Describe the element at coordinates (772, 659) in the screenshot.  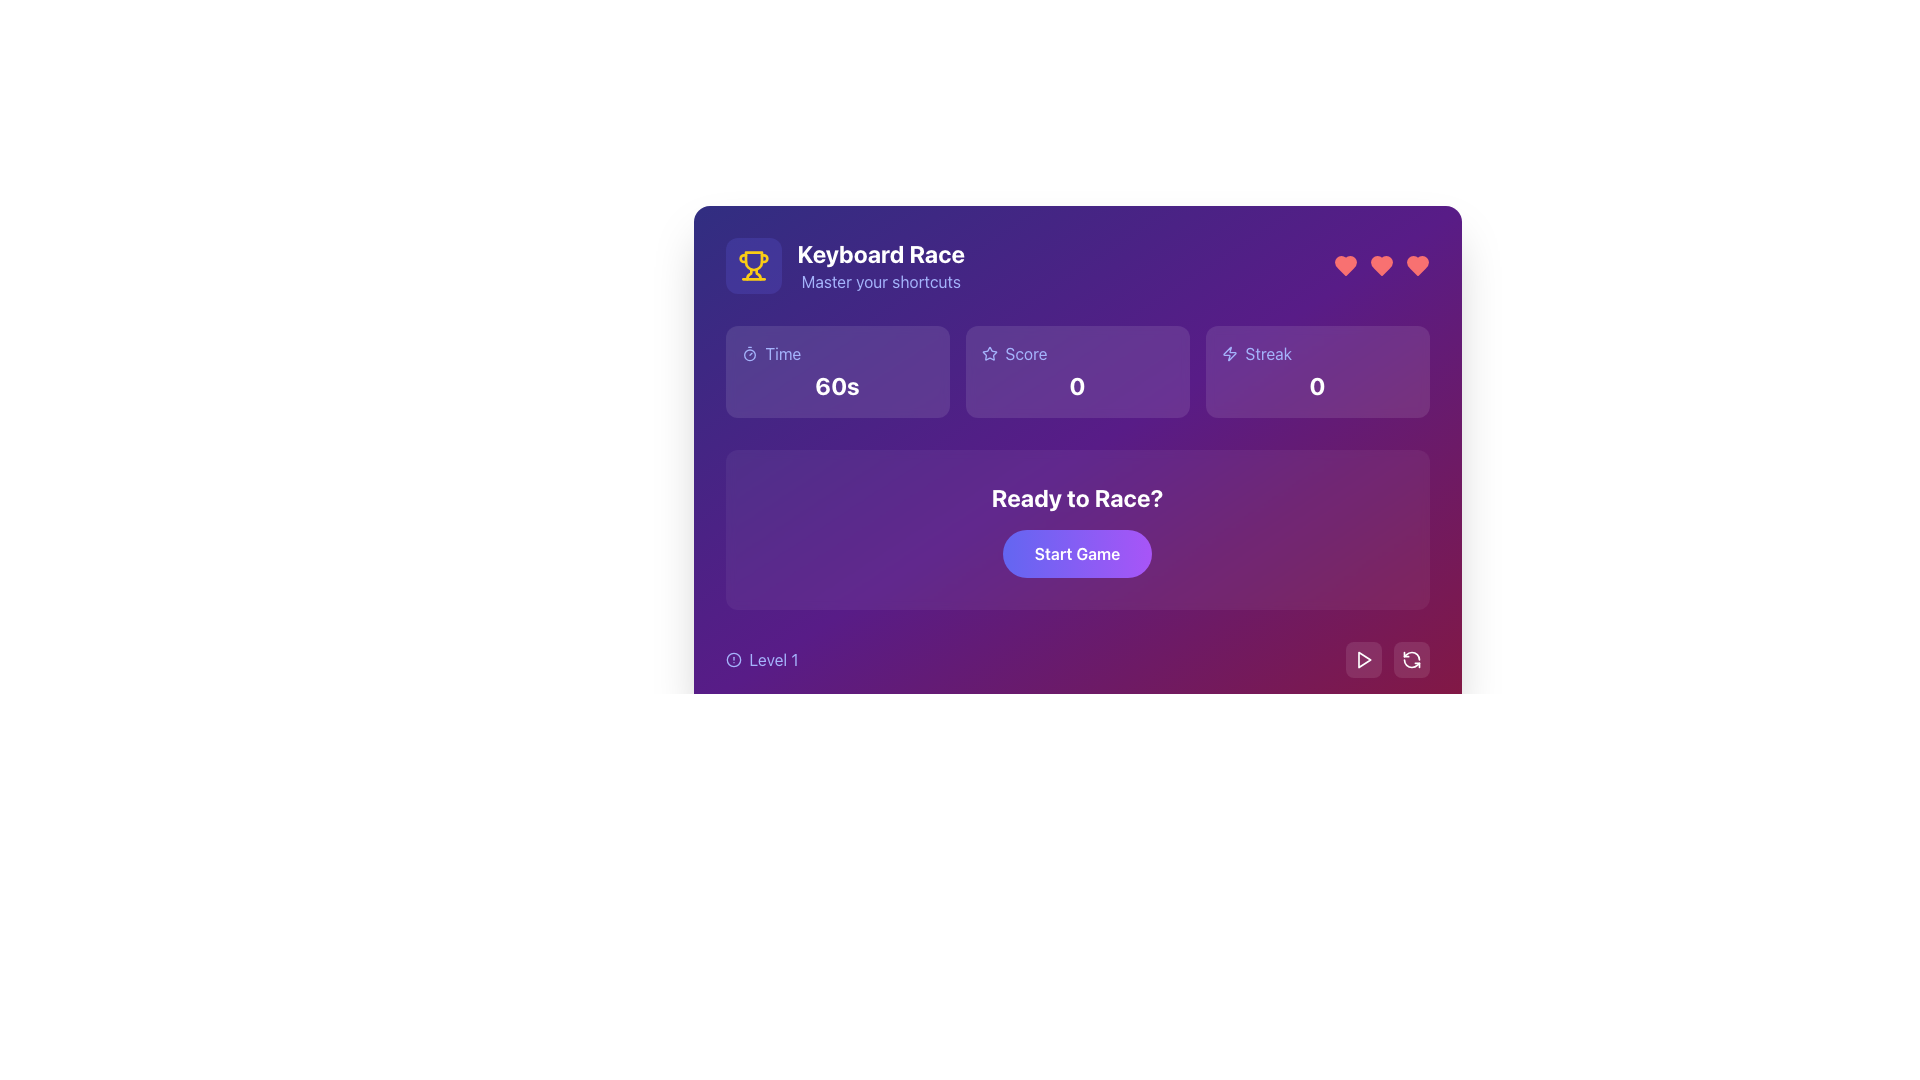
I see `the static text label displaying the current level information, located at the bottom left of the interface, to the right of the information icon` at that location.